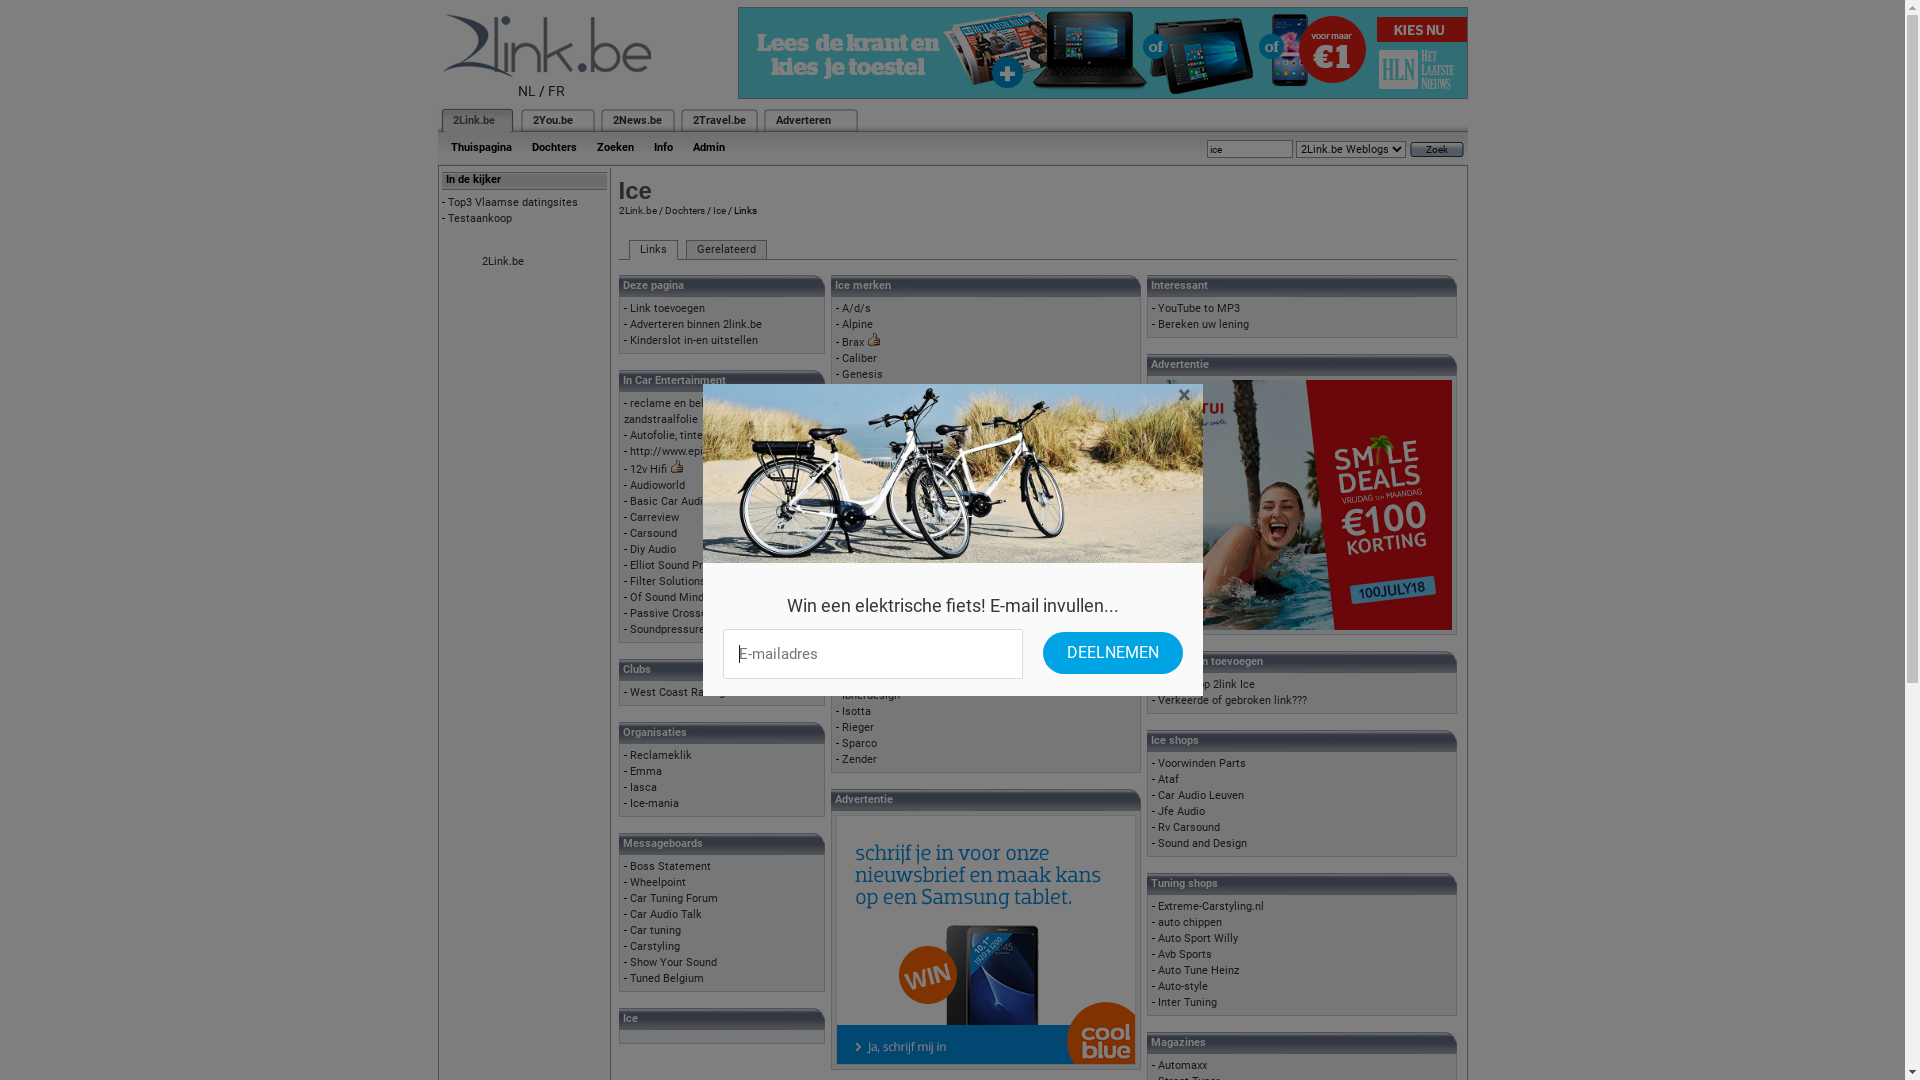 This screenshot has height=1080, width=1920. What do you see at coordinates (667, 581) in the screenshot?
I see `'Filter Solutions'` at bounding box center [667, 581].